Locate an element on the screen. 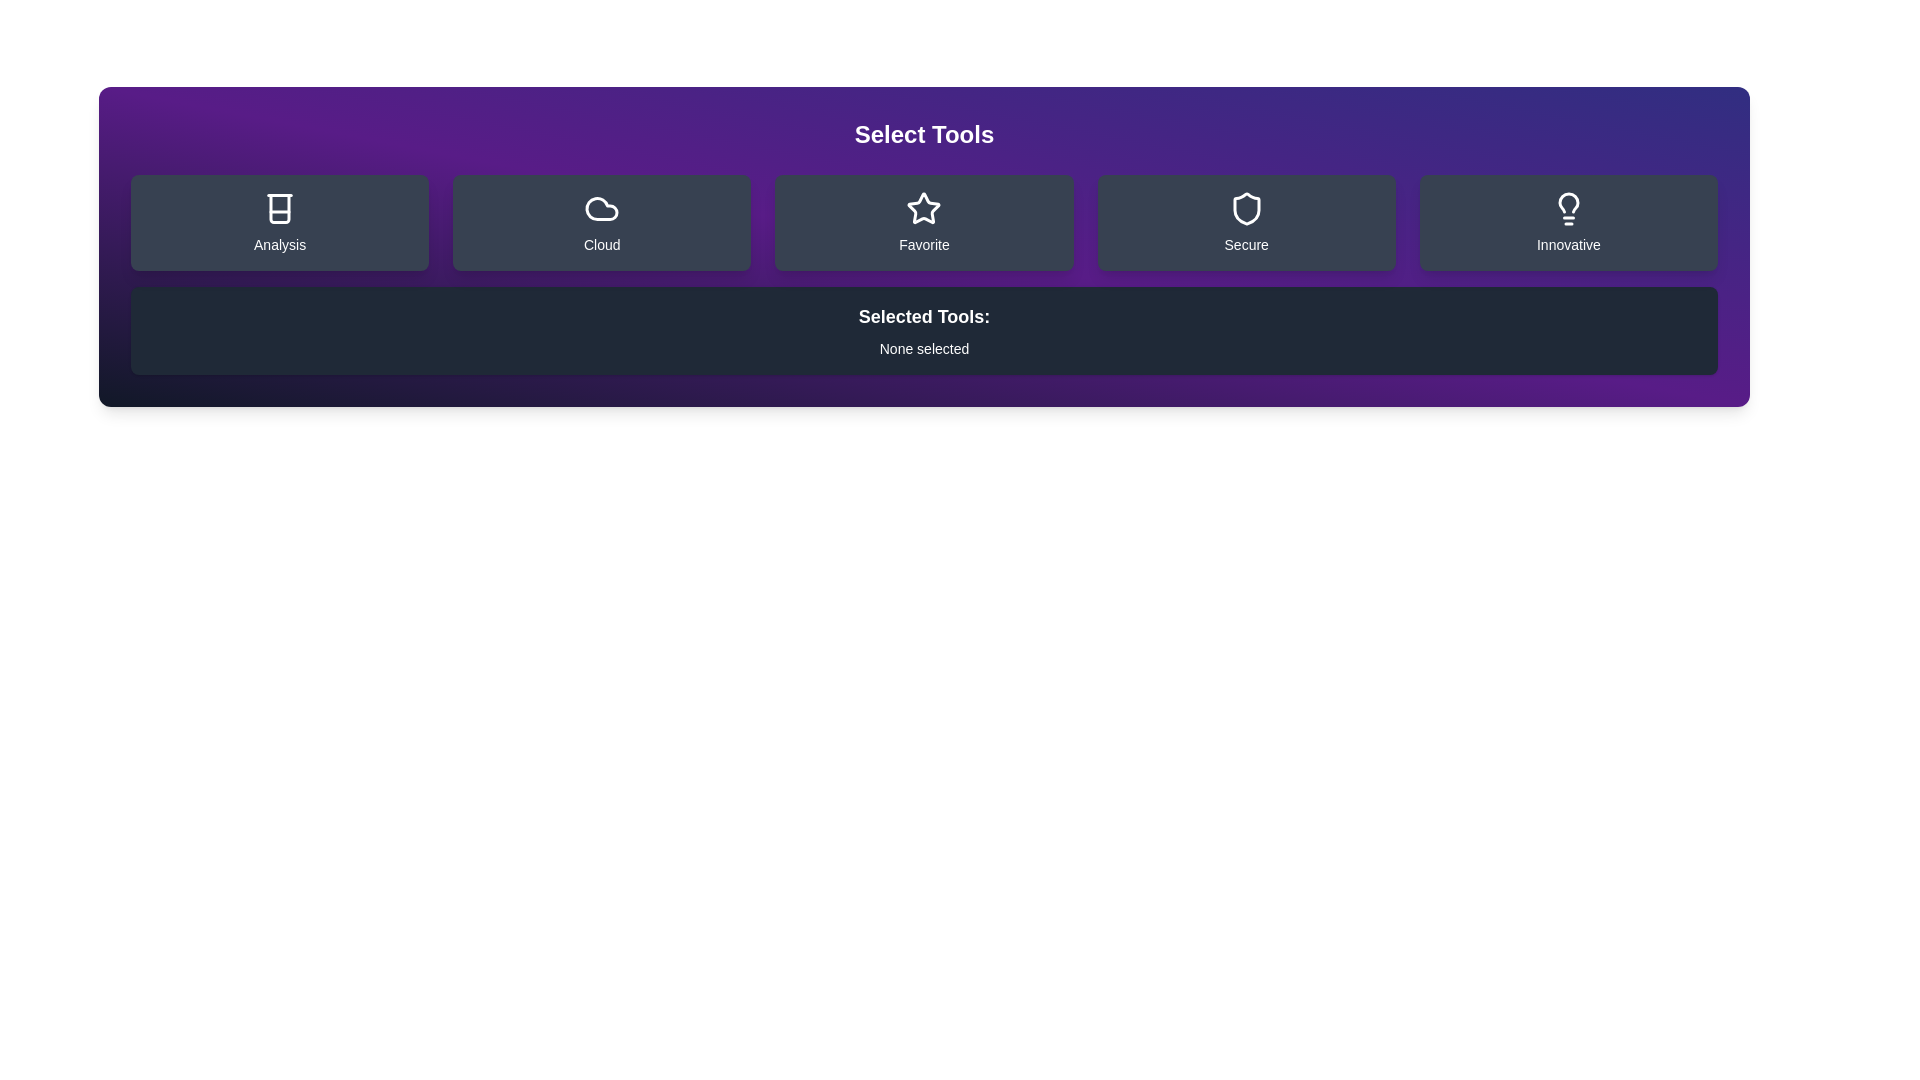  the text label that describes the associated card for 'Analysis', located at the bottom section of the card, centered horizontally below a beaker icon is located at coordinates (279, 244).